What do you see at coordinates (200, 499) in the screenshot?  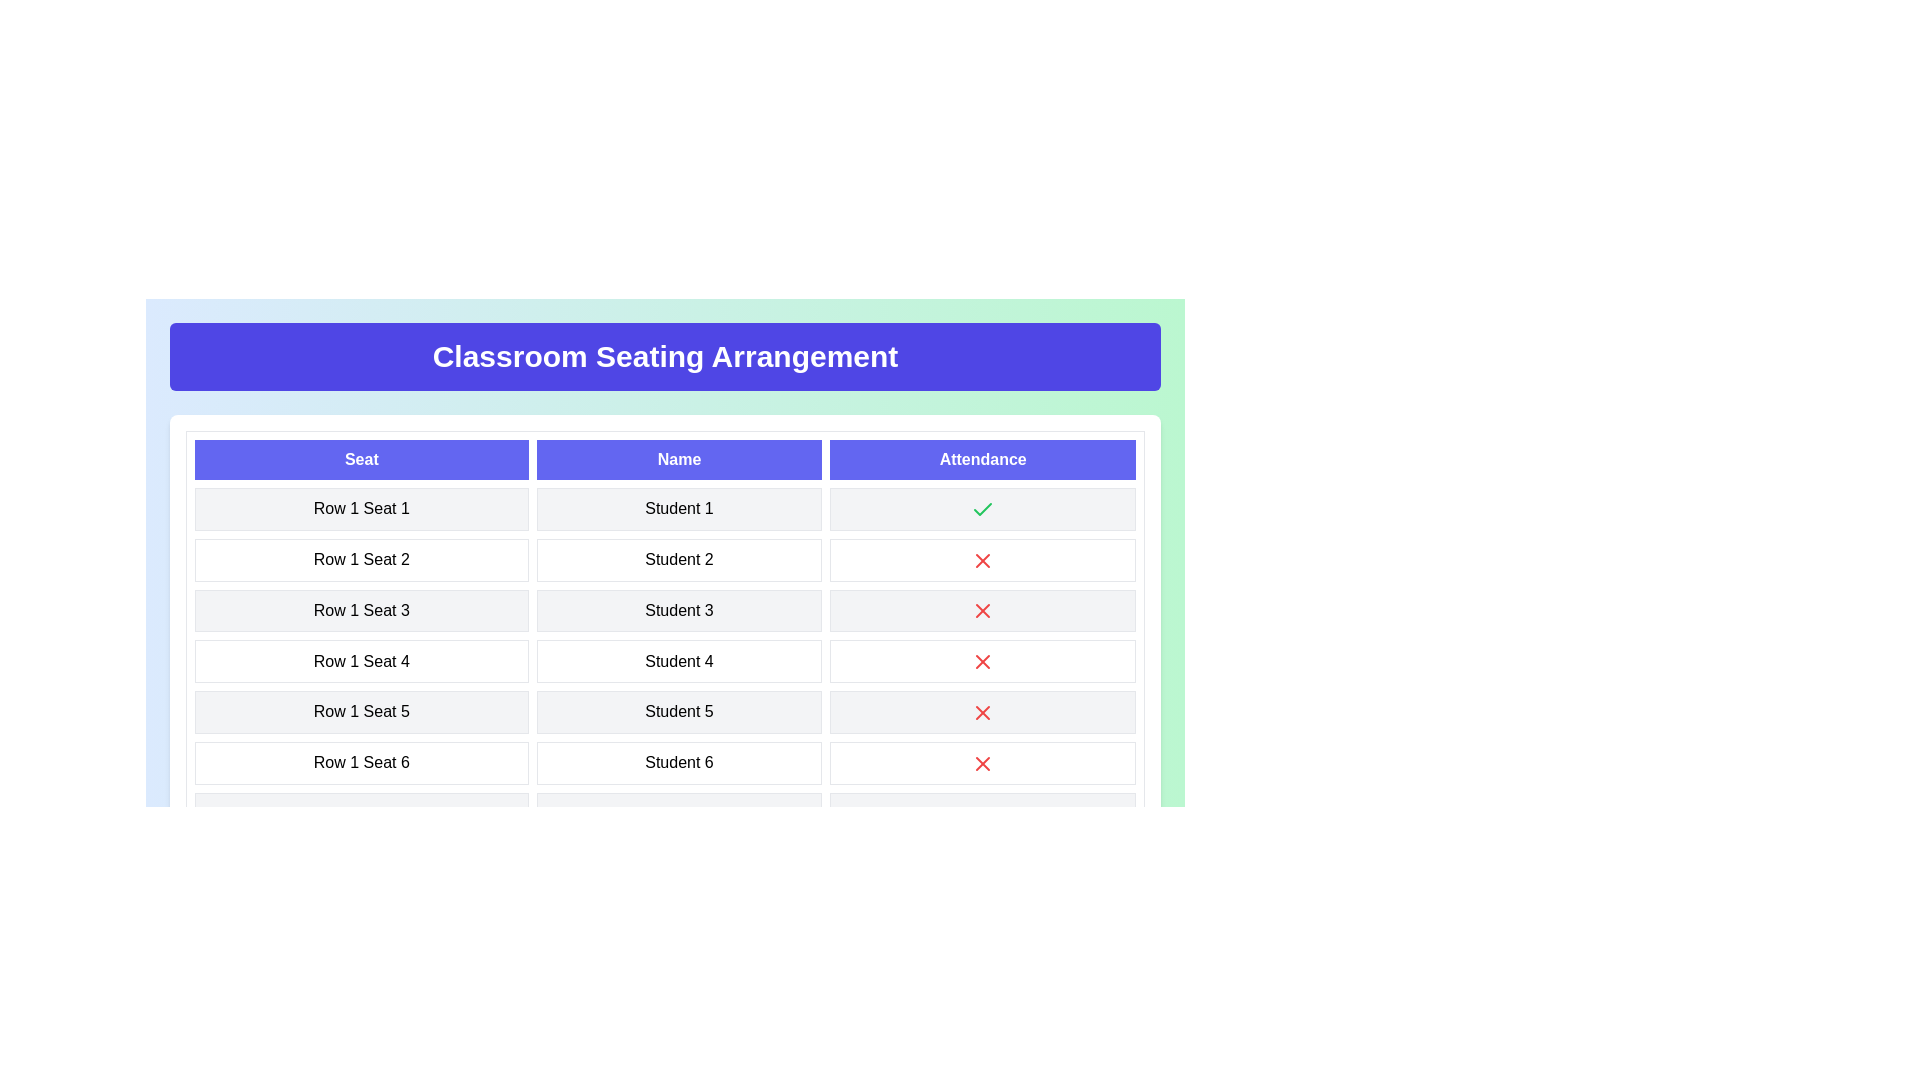 I see `the text in the cell corresponding to Row 1 and Seat` at bounding box center [200, 499].